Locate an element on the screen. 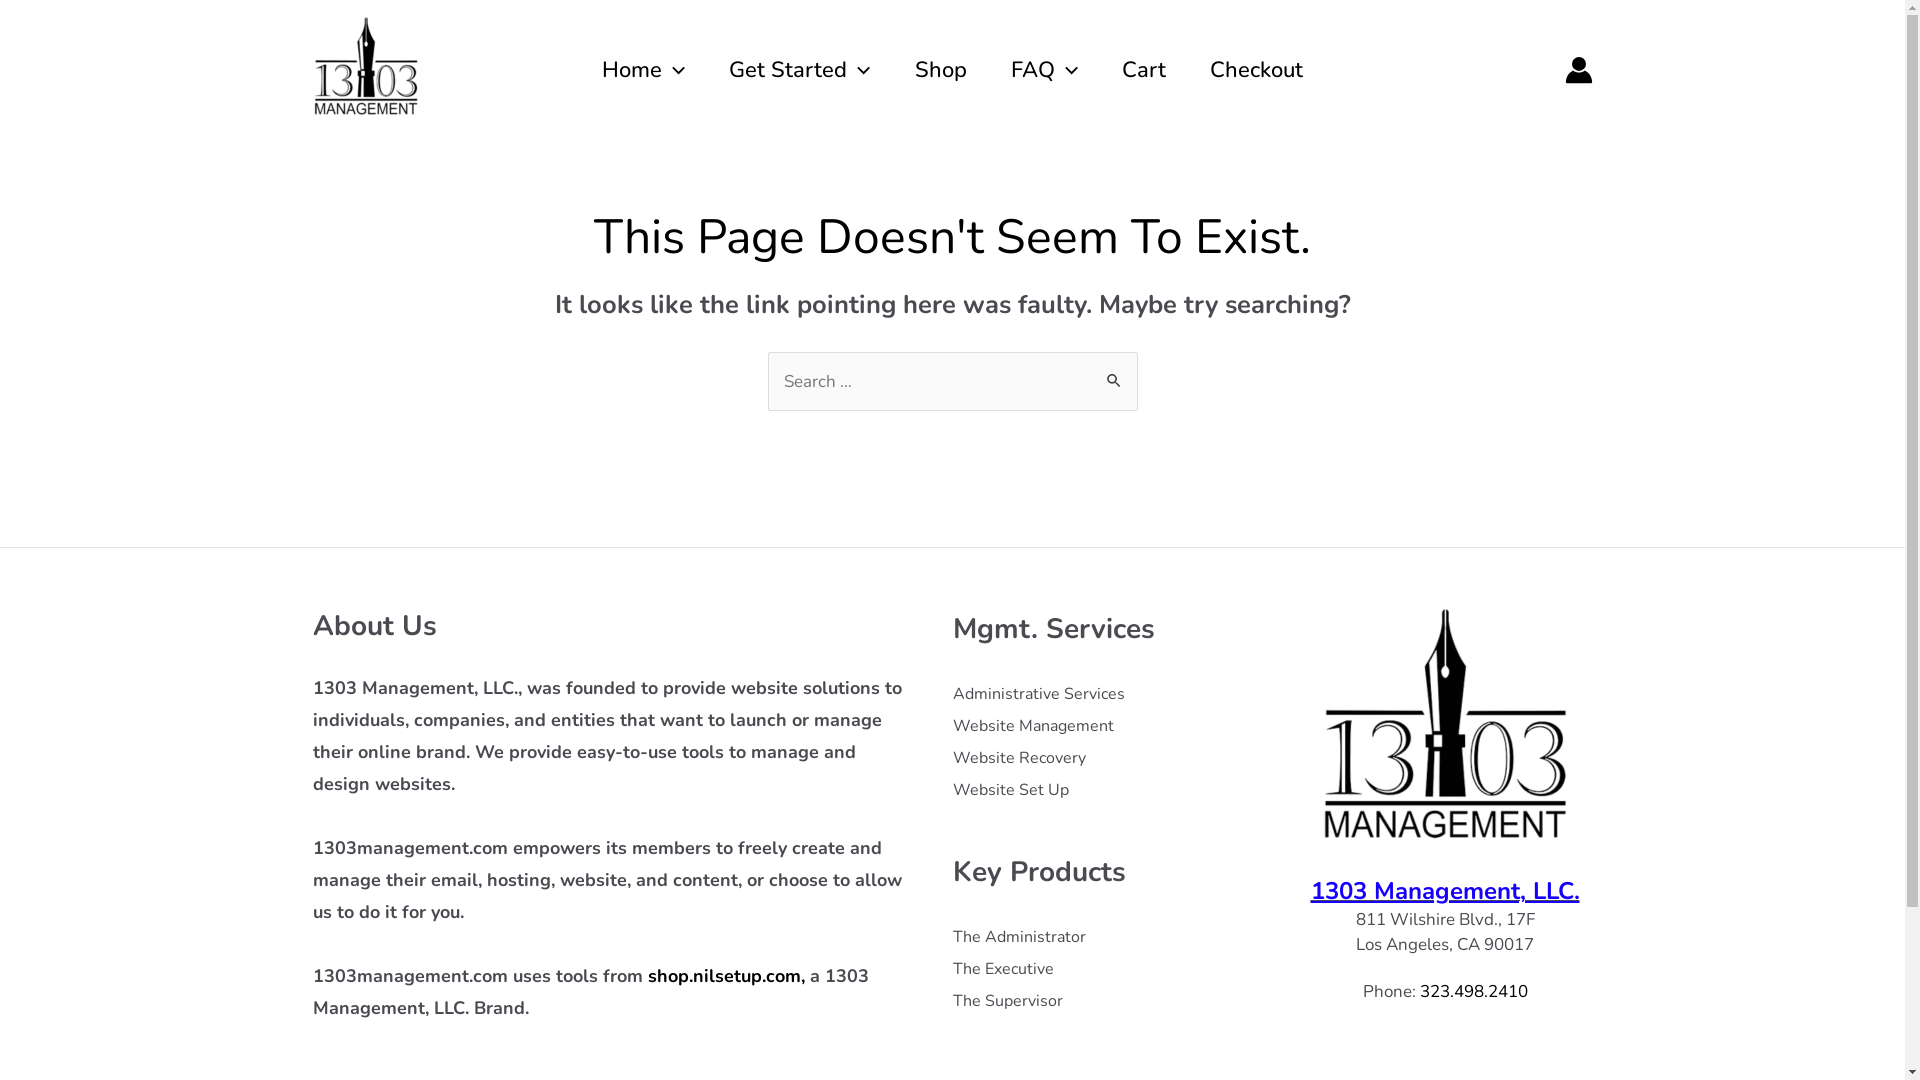  'The Executive' is located at coordinates (950, 967).